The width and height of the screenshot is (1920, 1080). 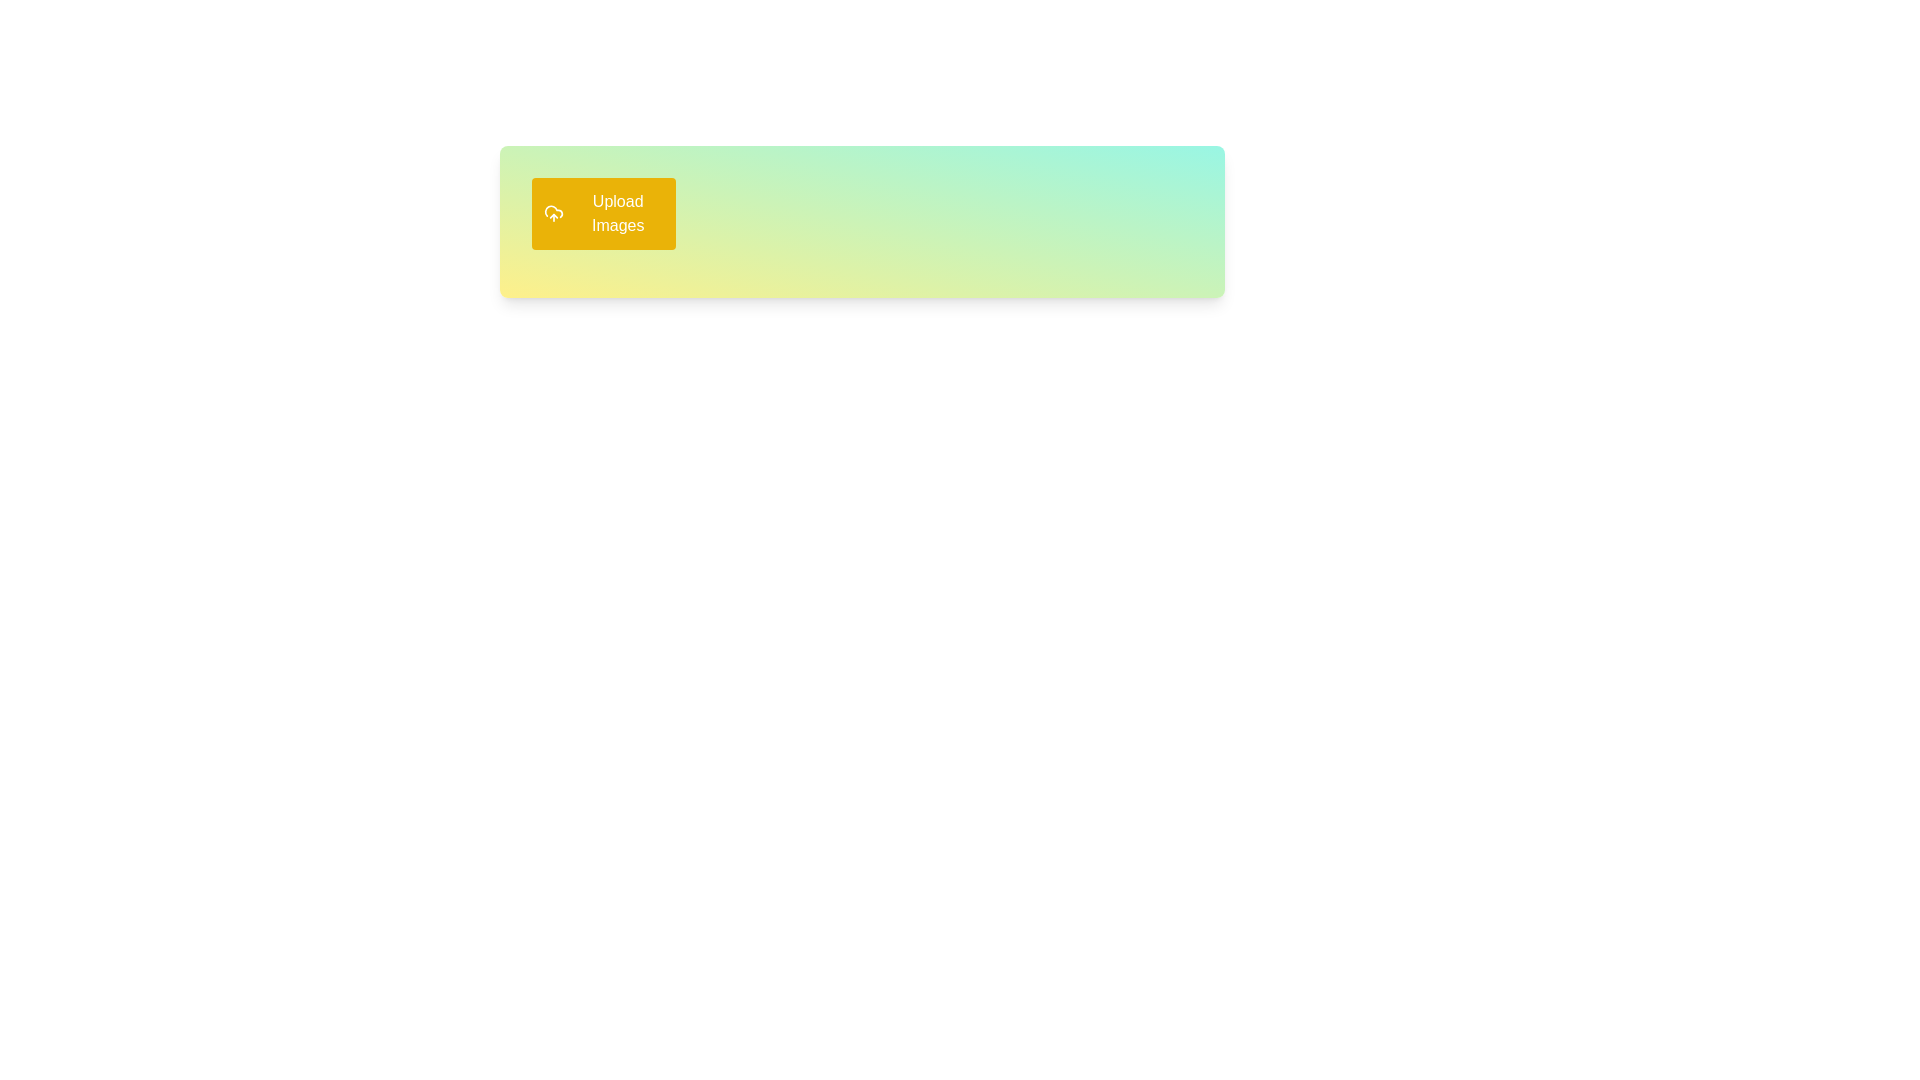 What do you see at coordinates (603, 213) in the screenshot?
I see `the rectangular button with a yellow background that displays 'Upload Images' in white font to observe the hover effect` at bounding box center [603, 213].